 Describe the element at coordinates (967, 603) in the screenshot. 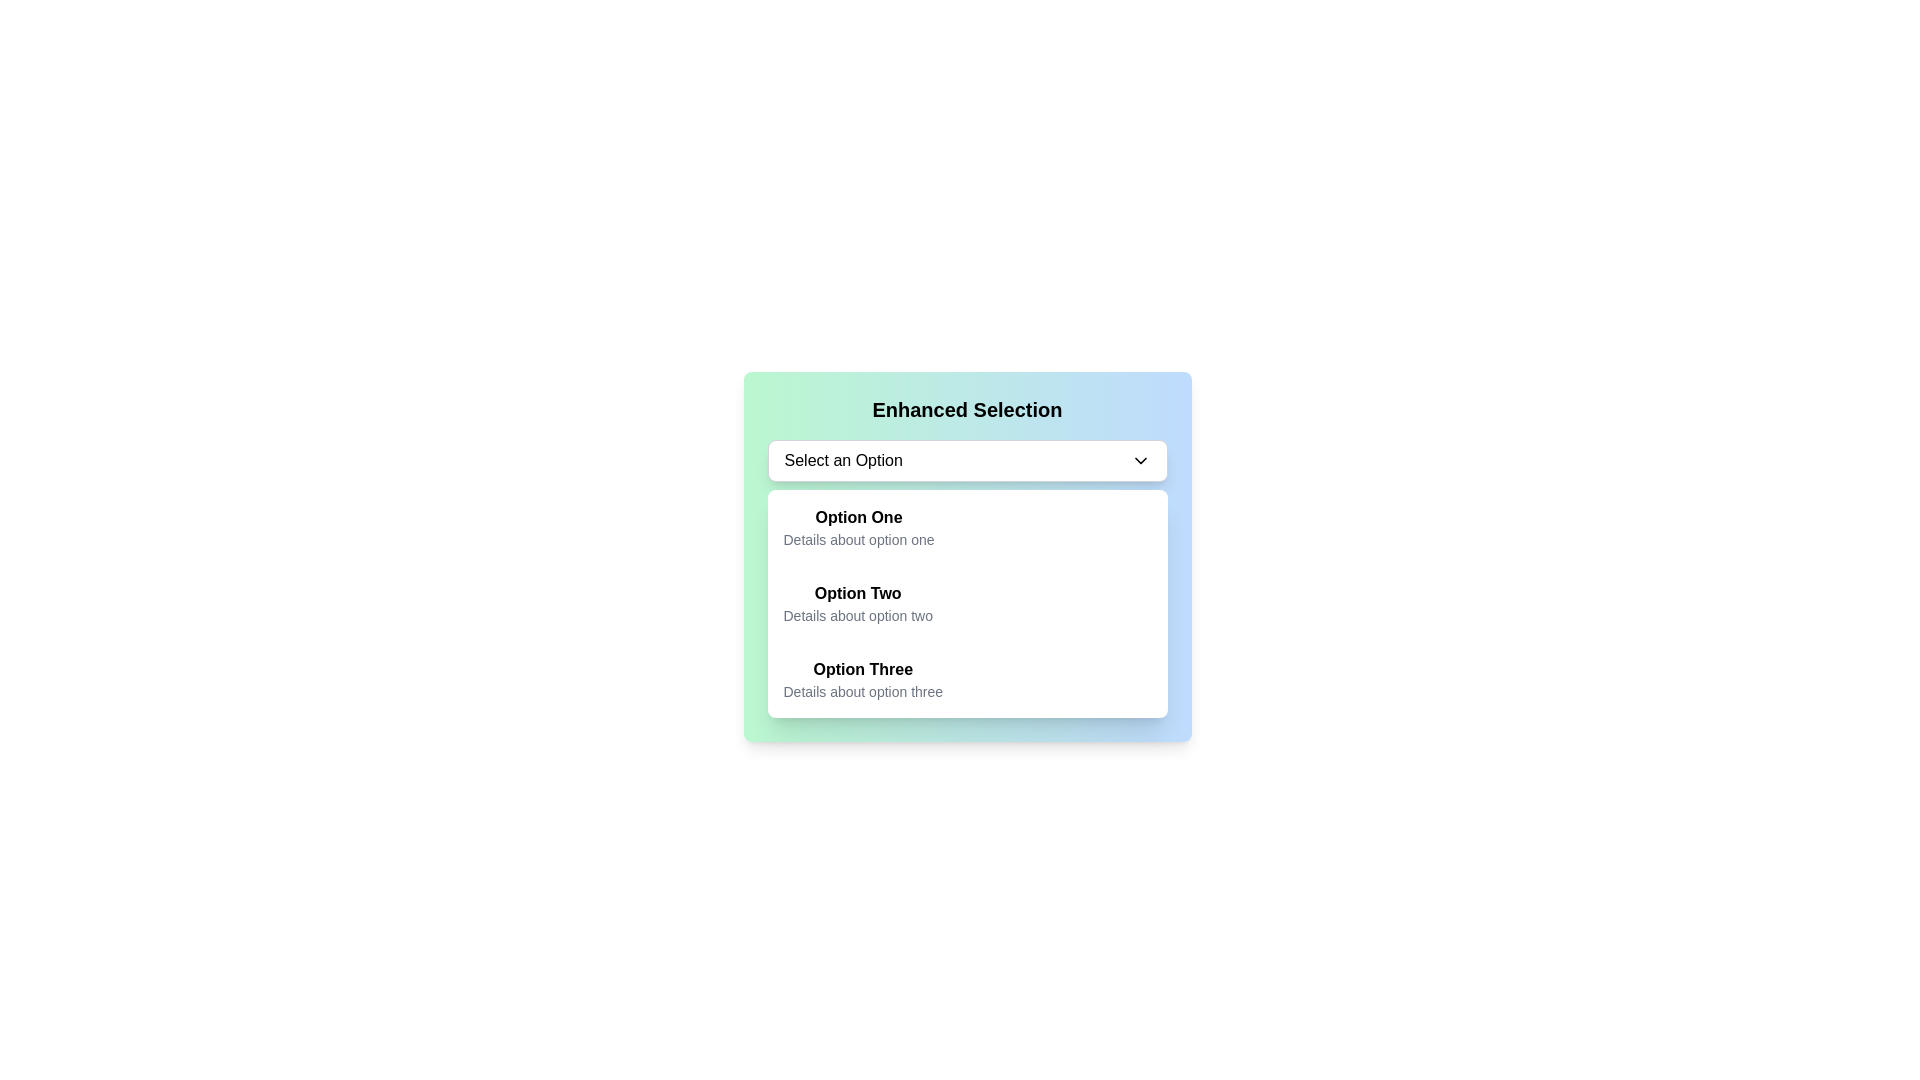

I see `the second selectable list item that displays 'Option Two' with details about it in a dropdown menu` at that location.